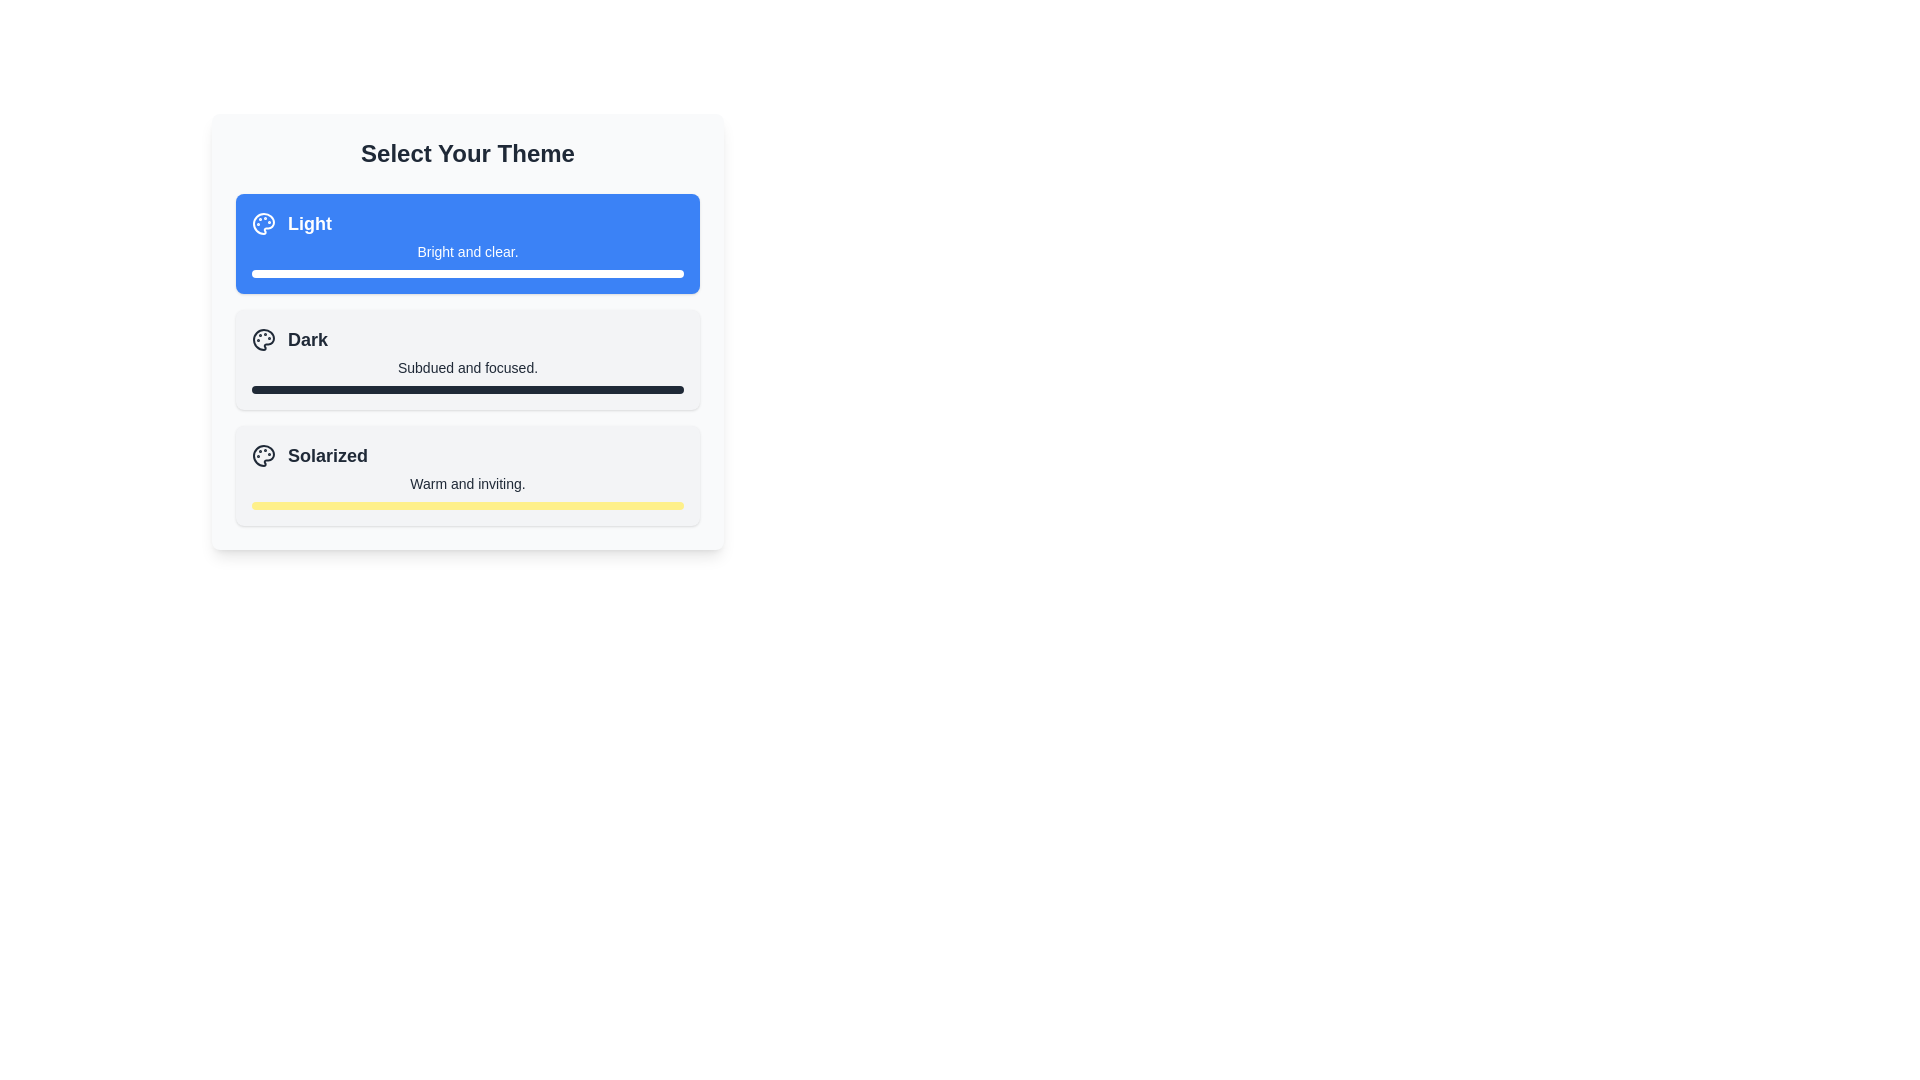  Describe the element at coordinates (263, 338) in the screenshot. I see `the SVG image icon representing the 'Dark' theme selection option, which is located to the left of the text 'Dark' in the second option of a three-option list under 'Select Your Theme'` at that location.